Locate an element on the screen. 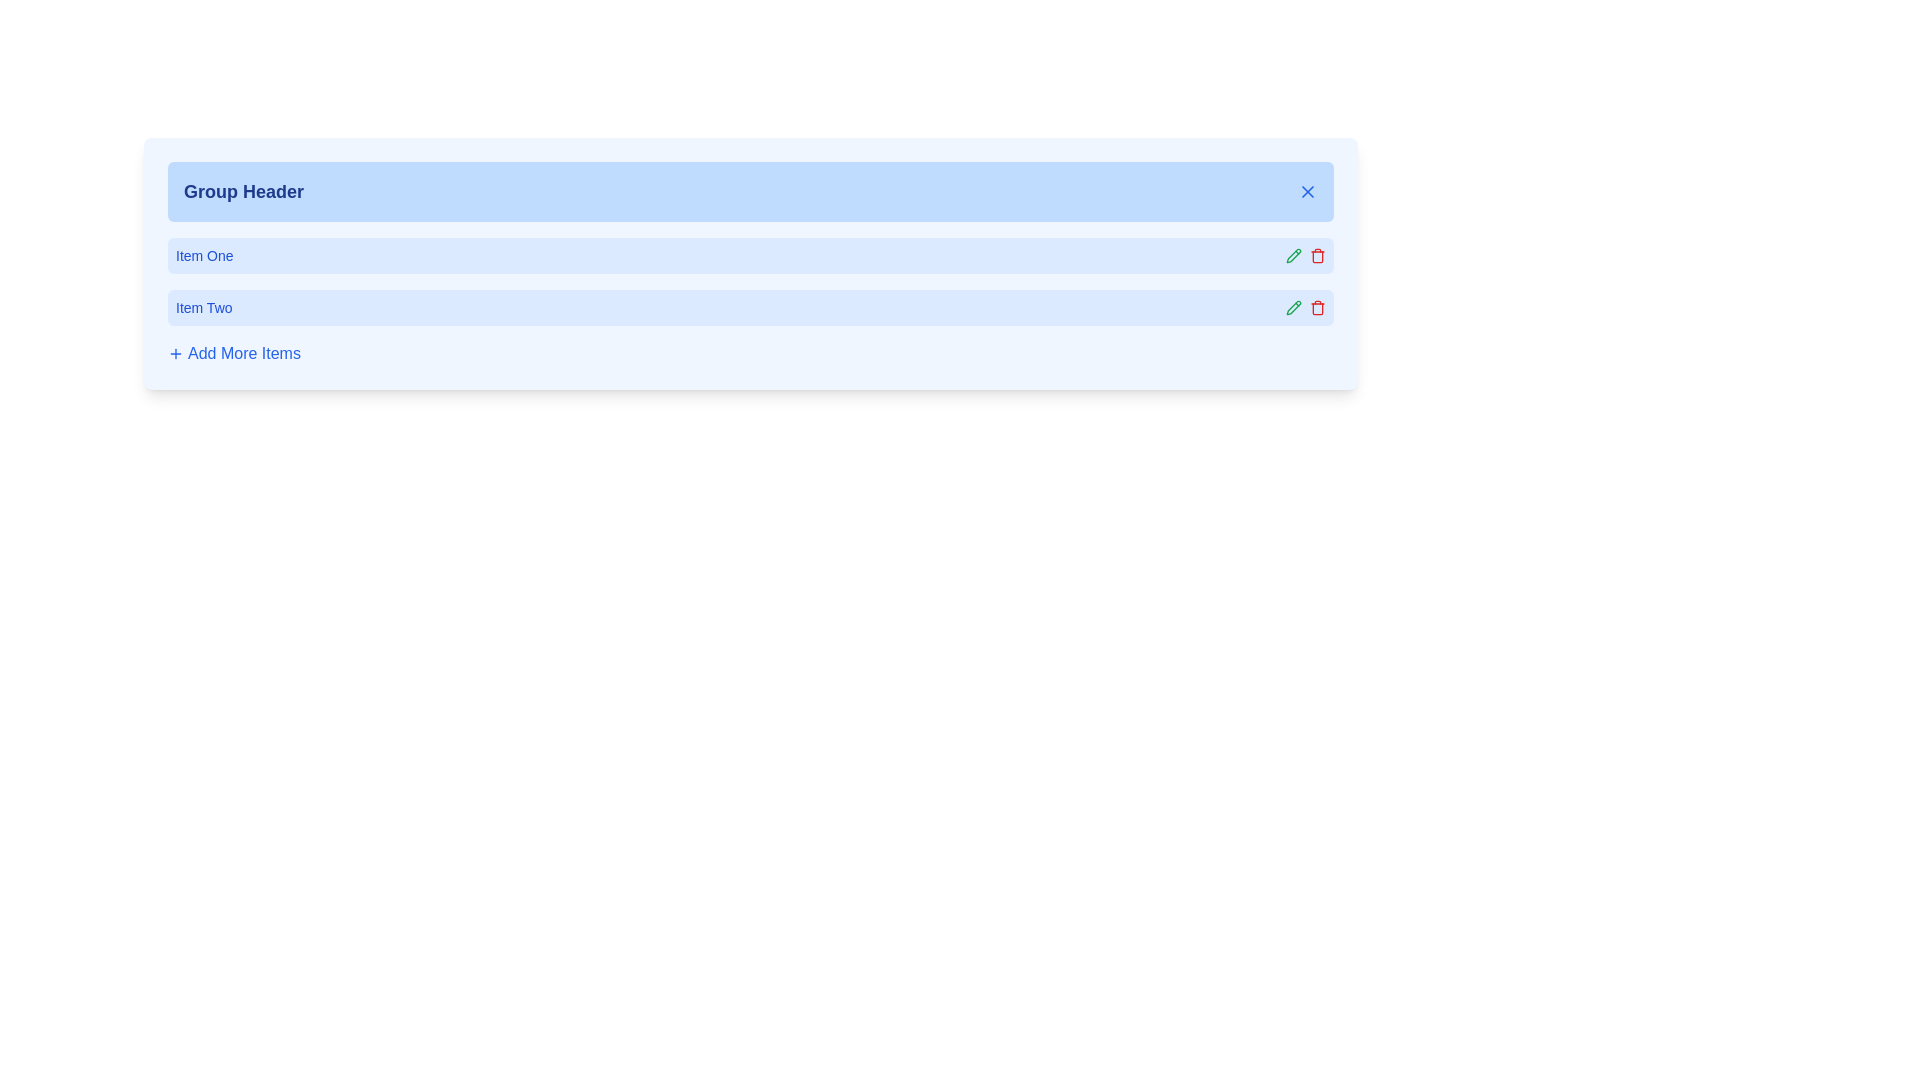 The width and height of the screenshot is (1920, 1080). the button located at the bottom of the 'Group Header' section is located at coordinates (234, 353).